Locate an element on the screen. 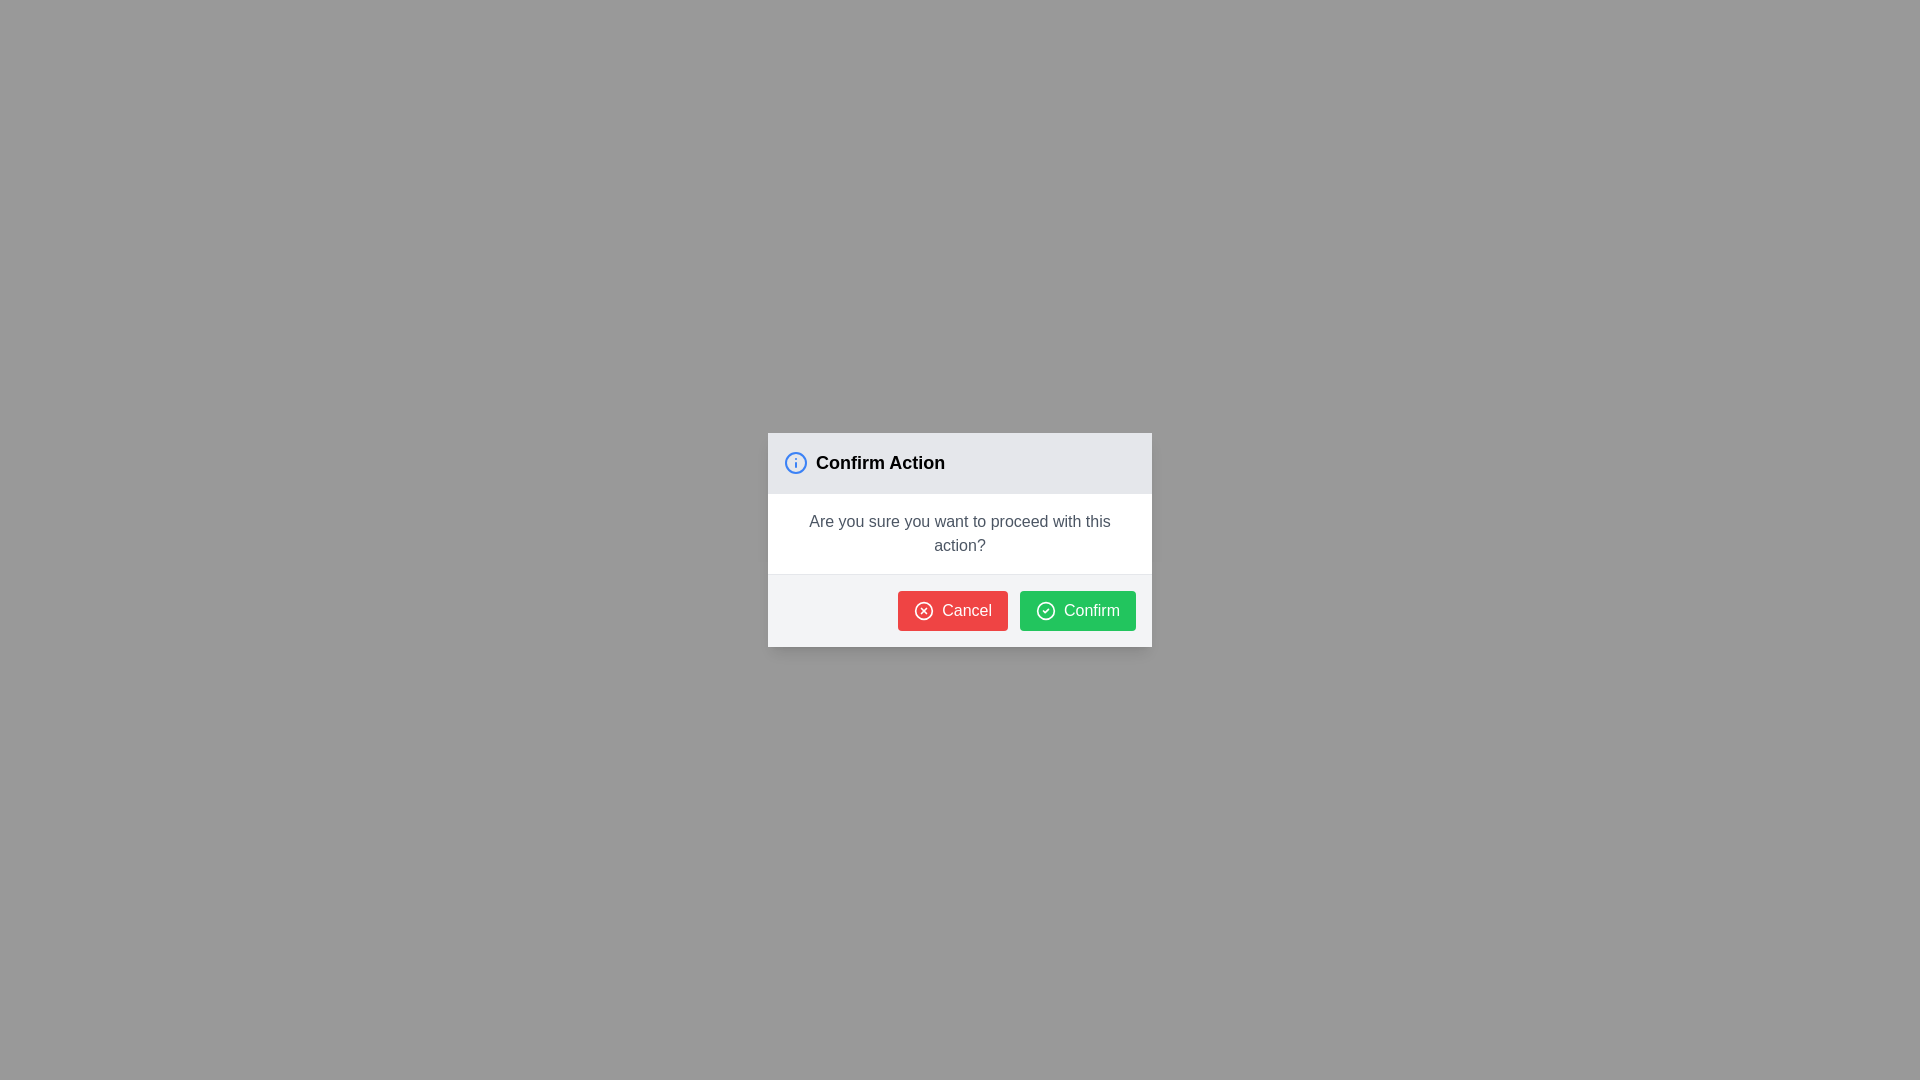  the decorative icon located near the top-left corner of the 'Confirm Action' dialog box is located at coordinates (923, 609).